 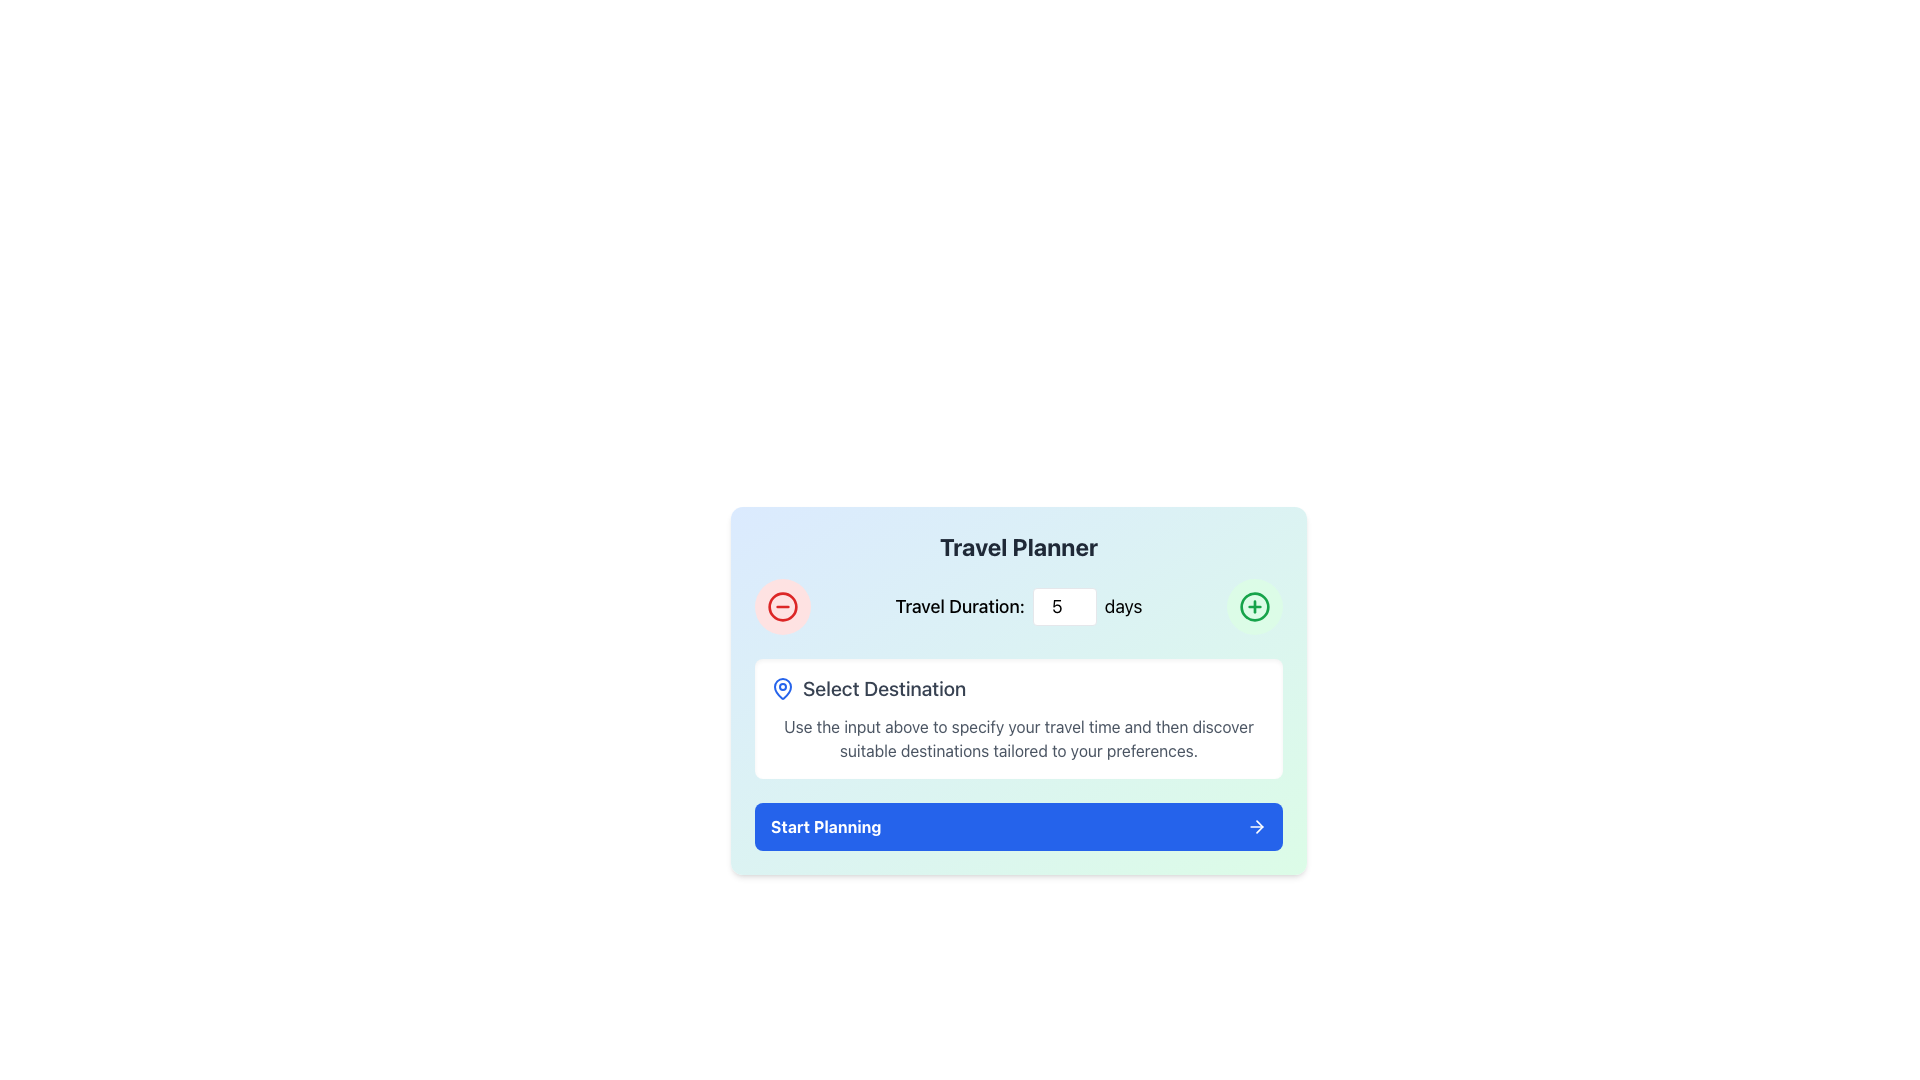 I want to click on the rightward pointing arrow icon within the small square button with a blue background, located to the right of the 'Start Planning' text, so click(x=1256, y=826).